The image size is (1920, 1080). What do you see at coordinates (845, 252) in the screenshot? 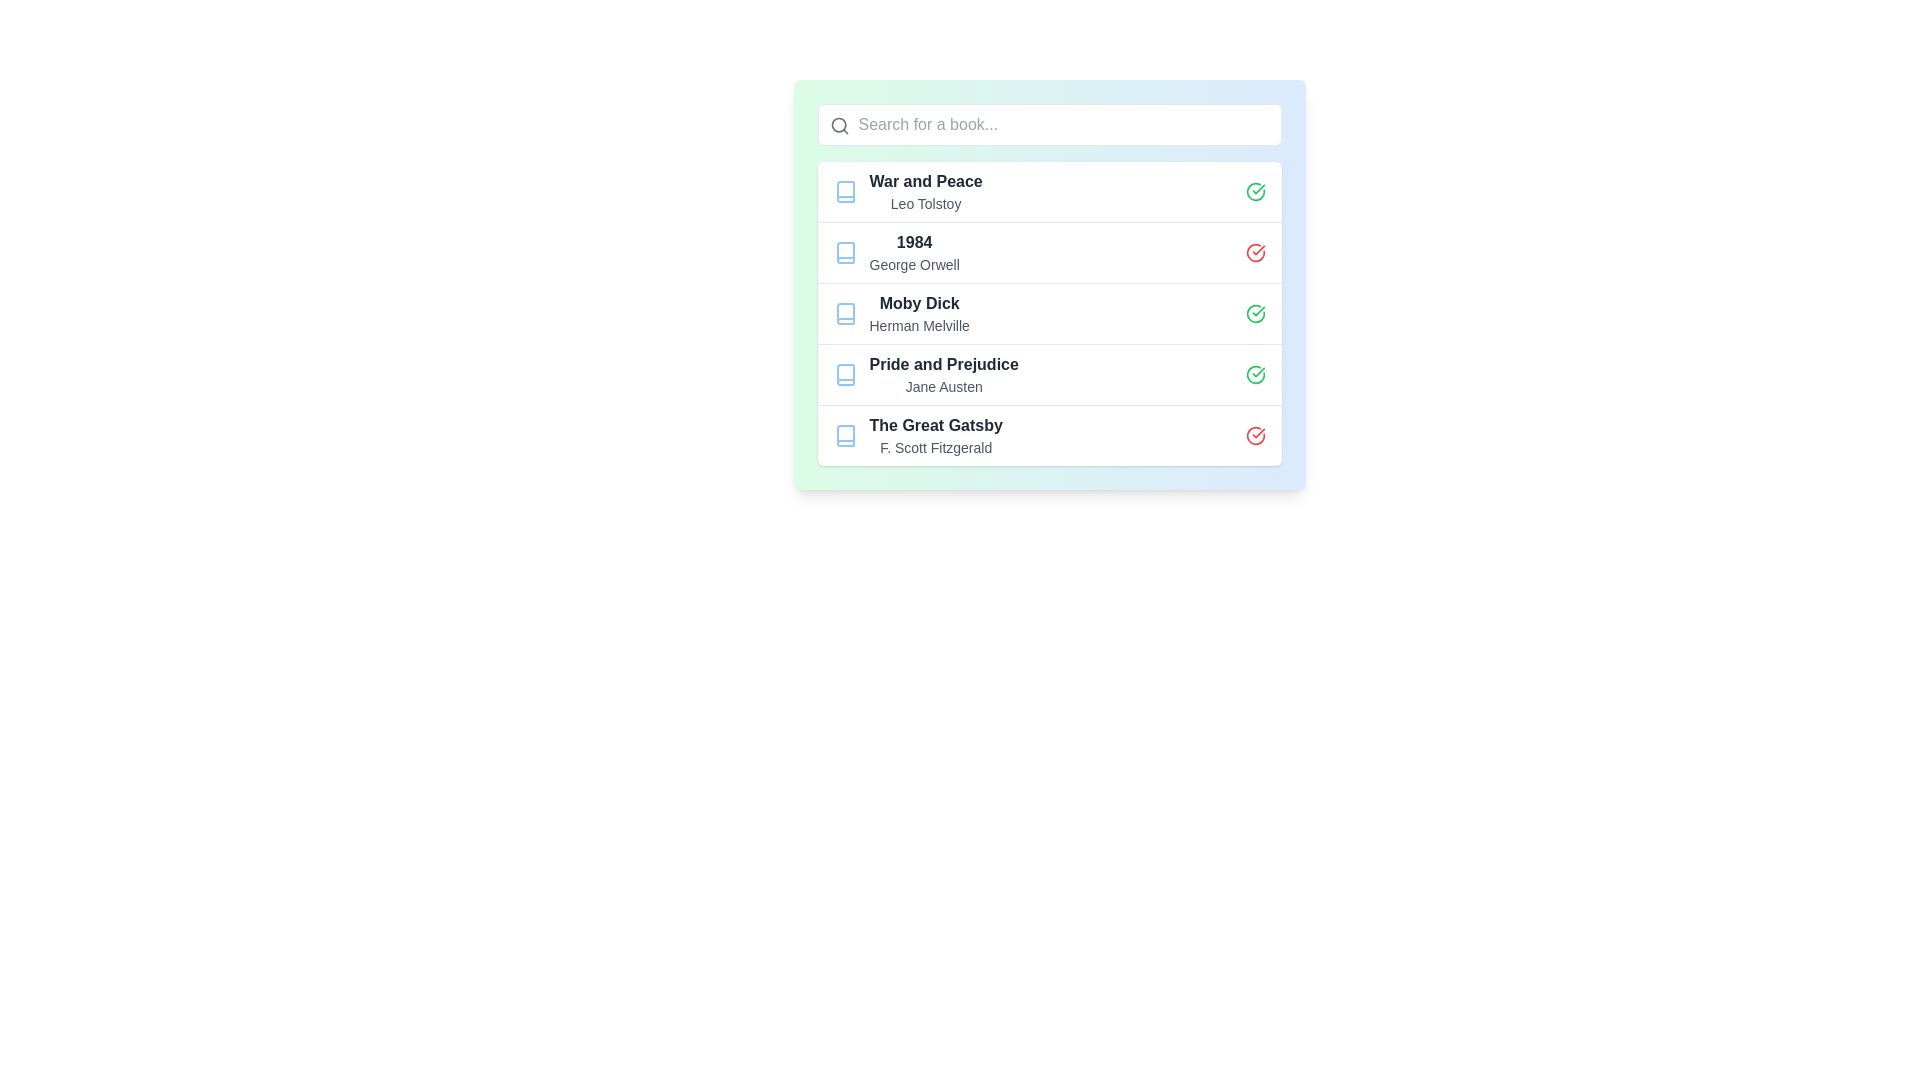
I see `the blue minimalist book icon associated with '1984', the second item in the list of books, located to the left of the title text '1984'` at bounding box center [845, 252].